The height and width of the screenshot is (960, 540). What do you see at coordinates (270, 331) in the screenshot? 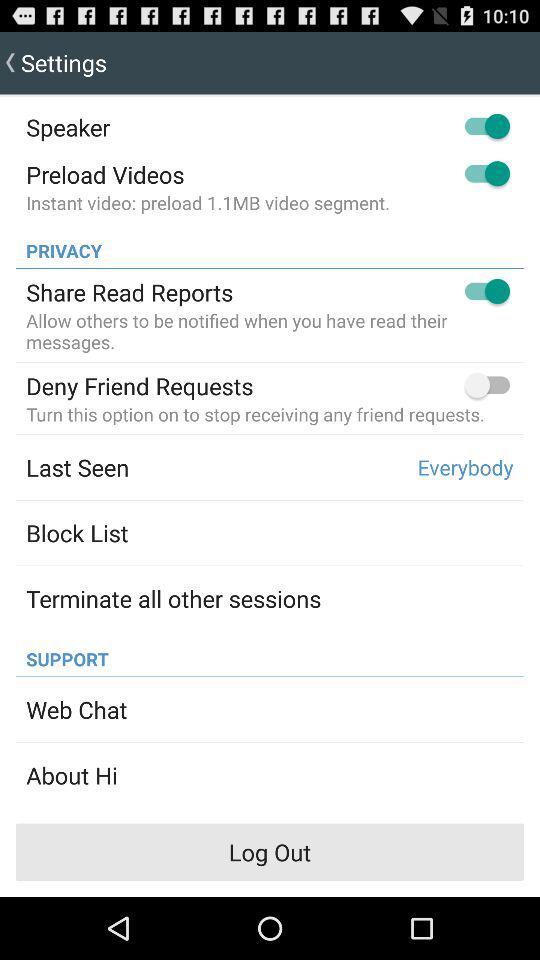
I see `the allow others to` at bounding box center [270, 331].